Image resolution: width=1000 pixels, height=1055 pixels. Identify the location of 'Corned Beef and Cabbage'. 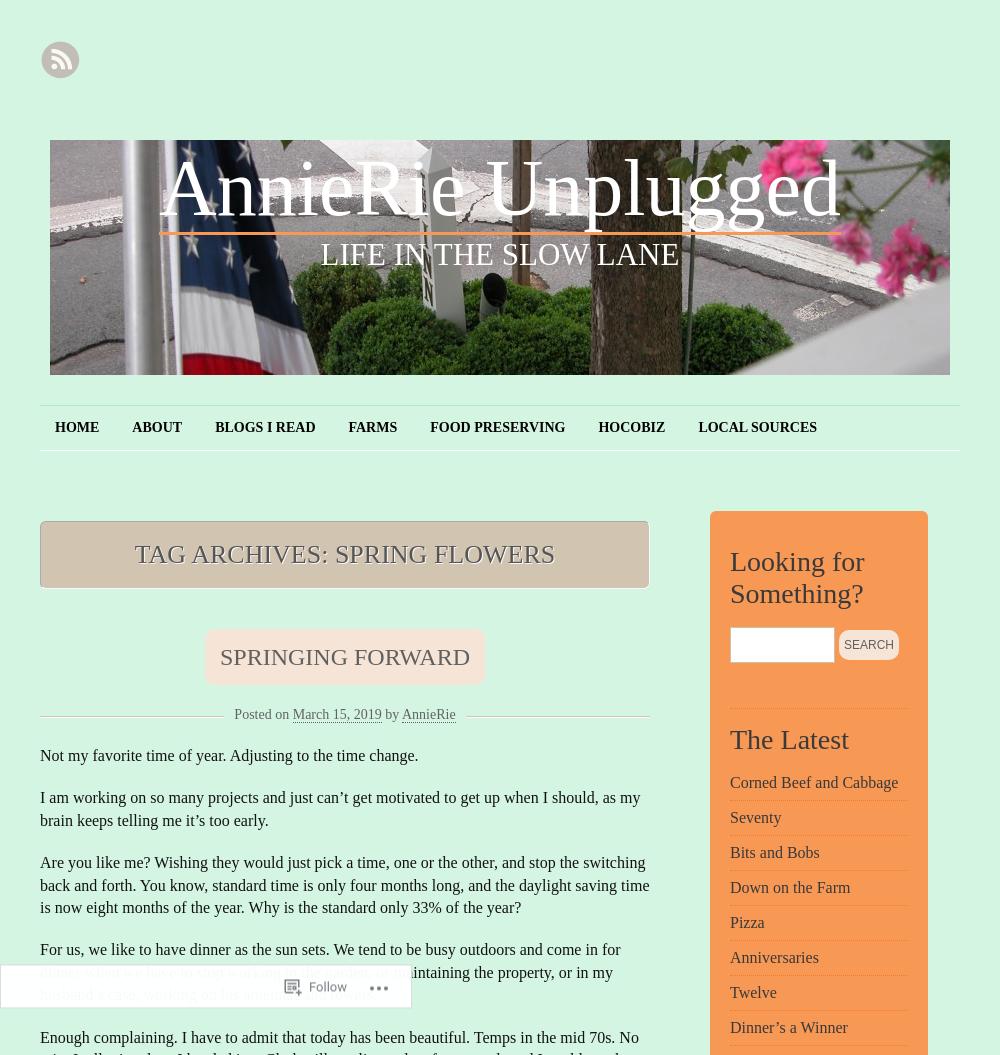
(813, 781).